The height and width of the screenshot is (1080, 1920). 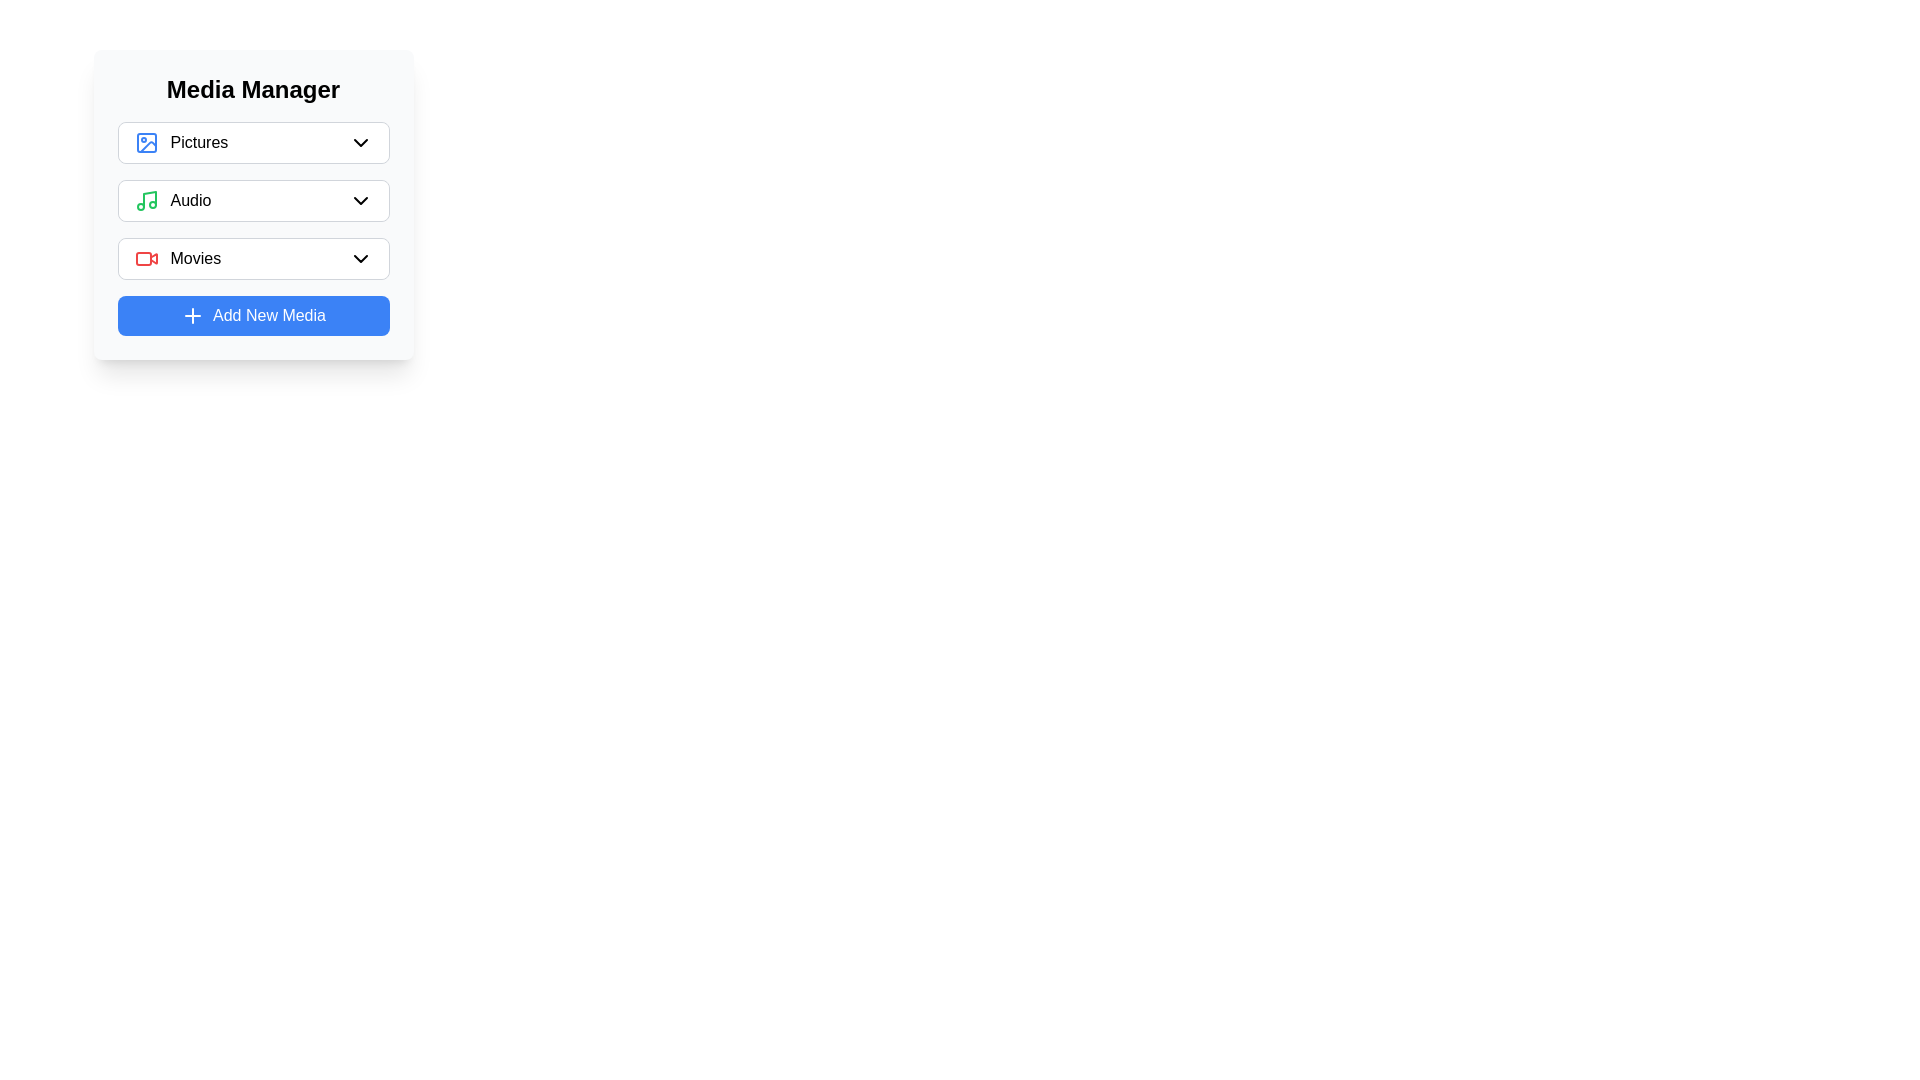 What do you see at coordinates (195, 257) in the screenshot?
I see `the 'Movies' text label element in the 'Media Manager' panel, located in the third row of the vertical list` at bounding box center [195, 257].